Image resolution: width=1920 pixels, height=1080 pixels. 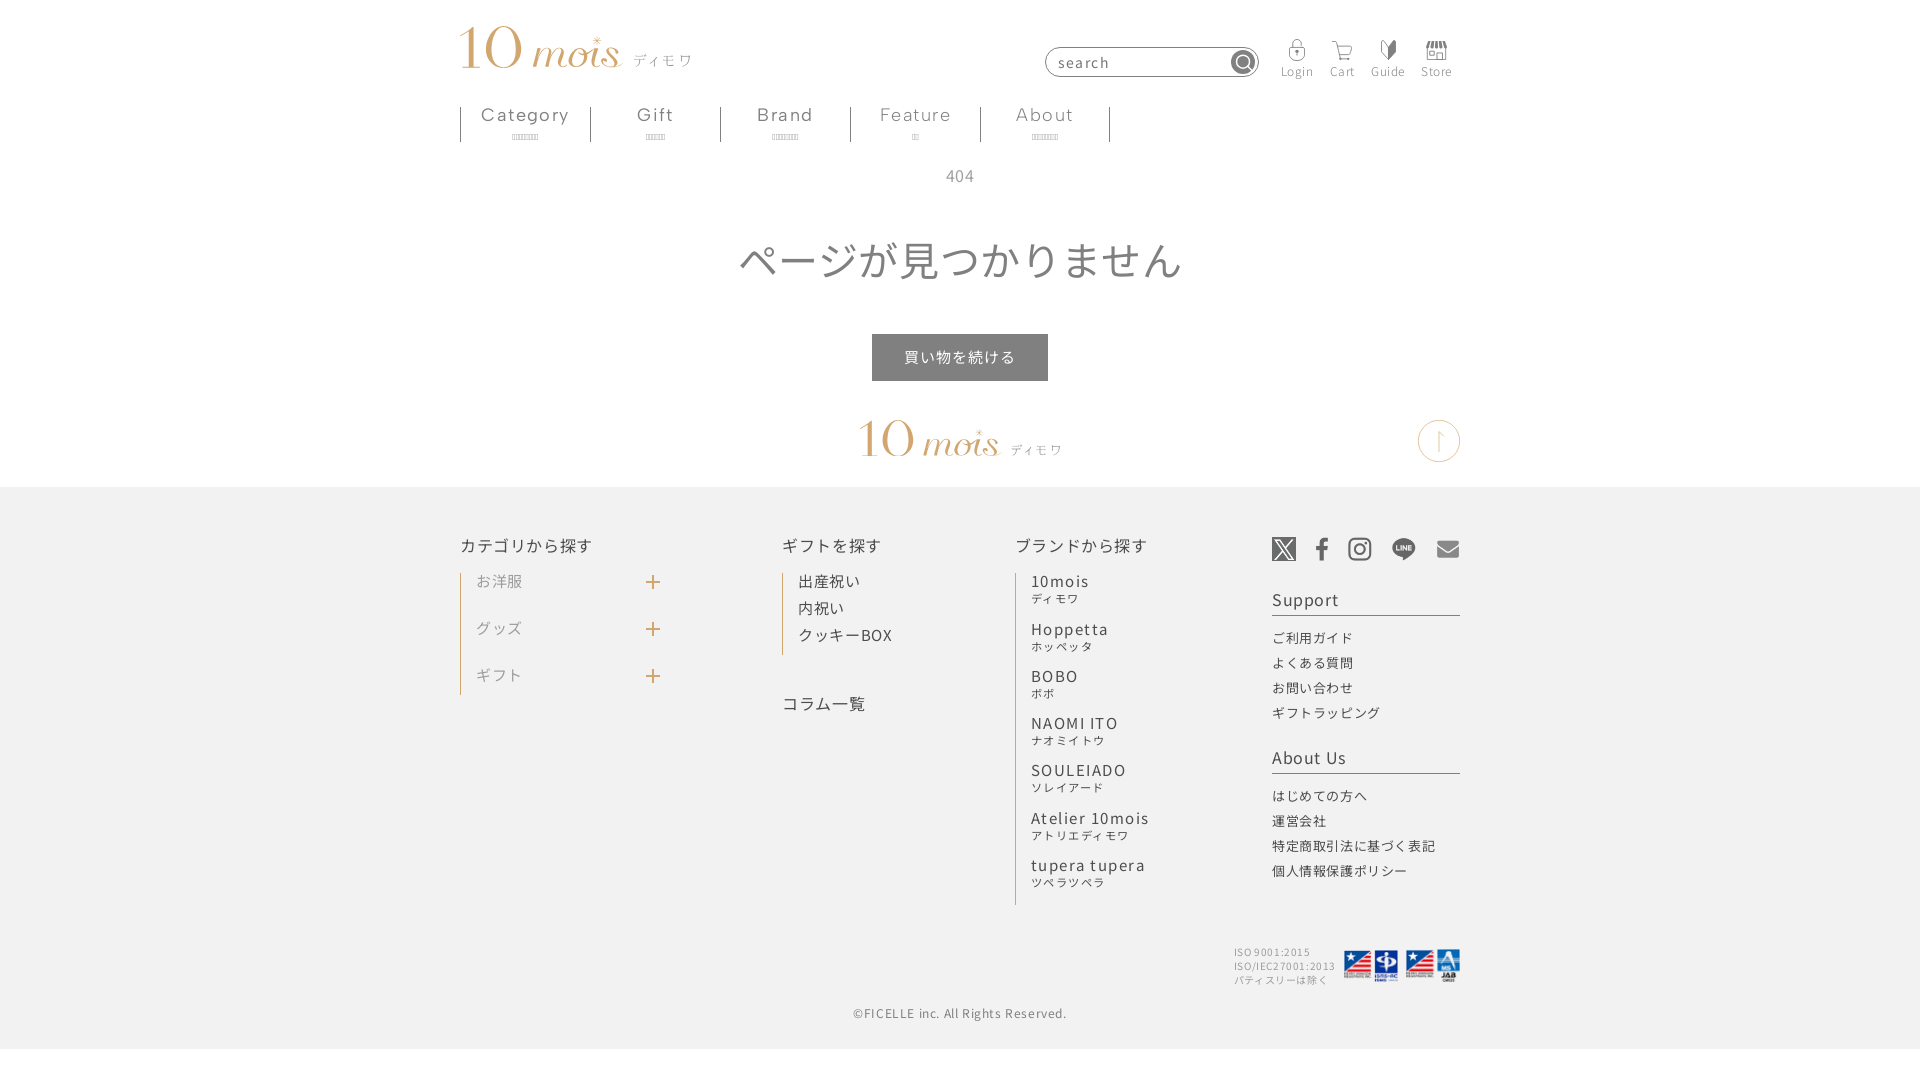 What do you see at coordinates (1297, 56) in the screenshot?
I see `'Login'` at bounding box center [1297, 56].